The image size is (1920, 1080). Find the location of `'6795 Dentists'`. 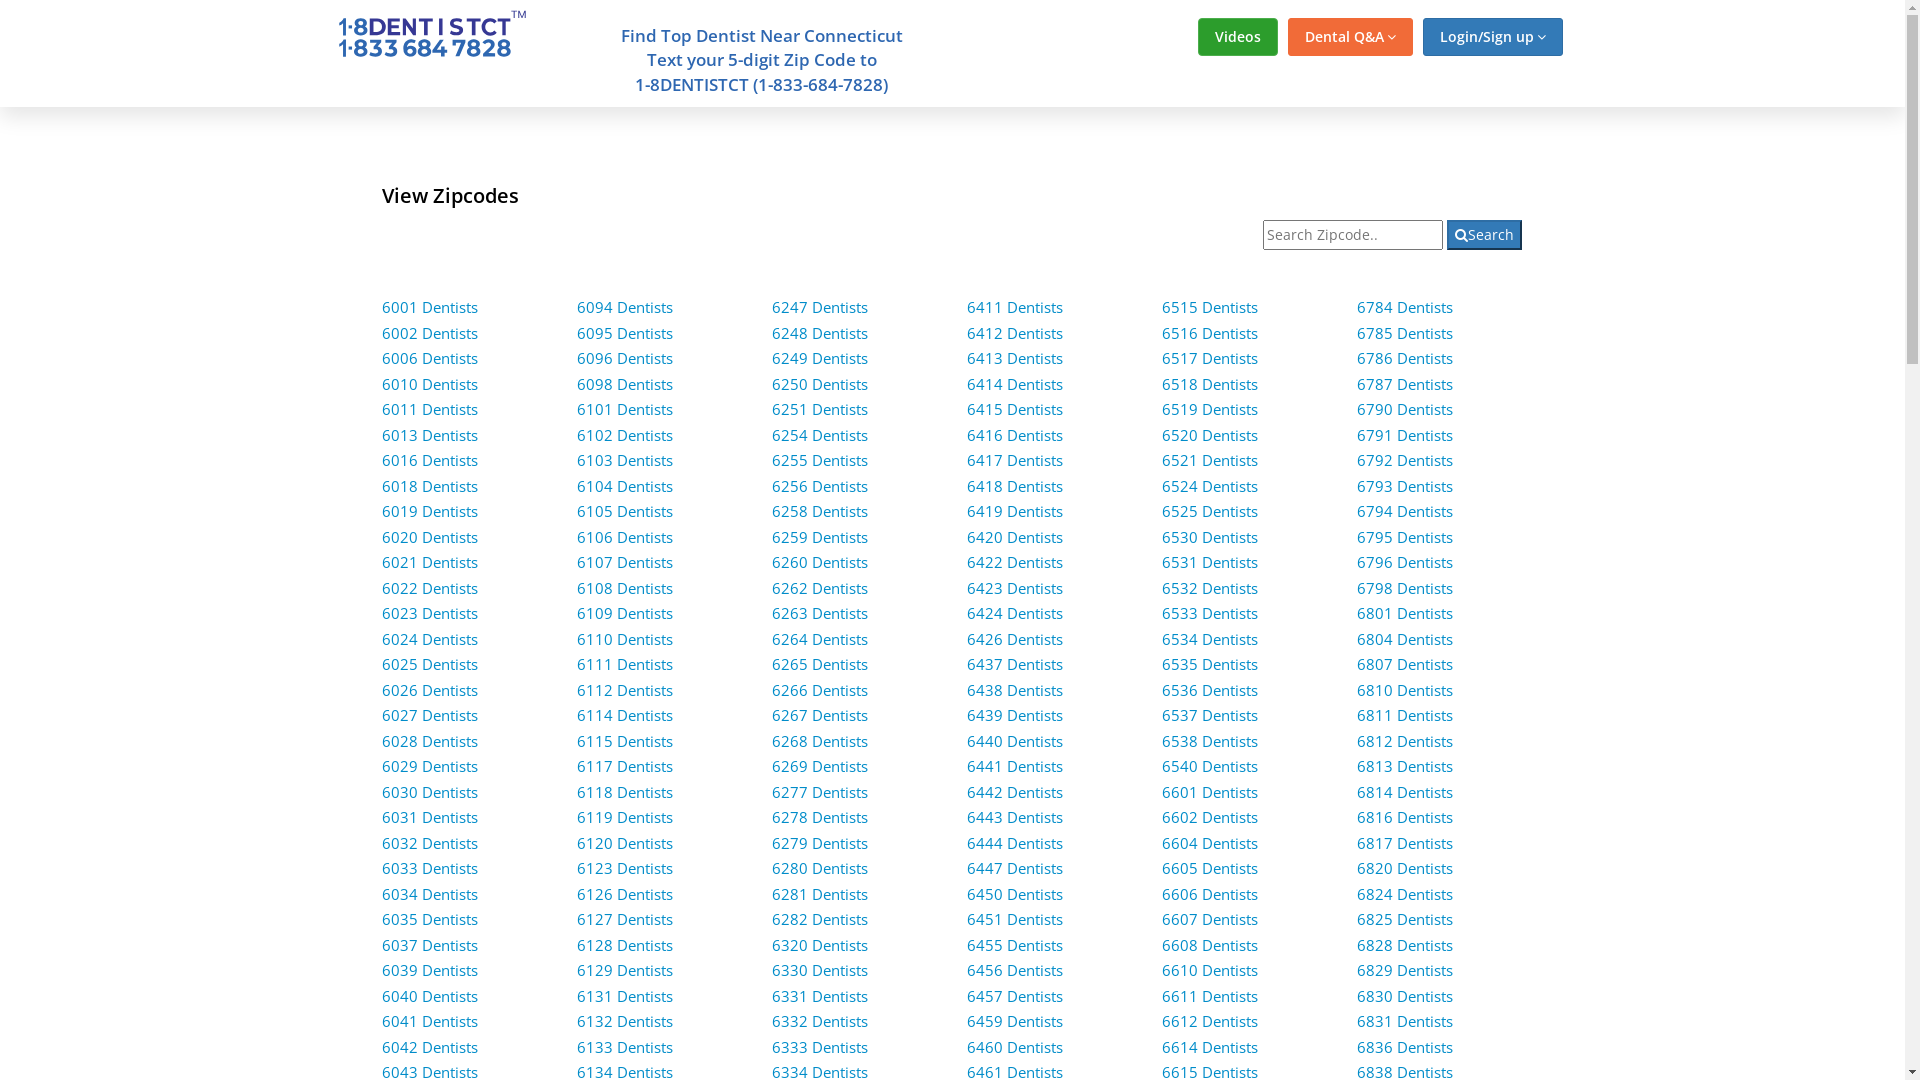

'6795 Dentists' is located at coordinates (1404, 535).